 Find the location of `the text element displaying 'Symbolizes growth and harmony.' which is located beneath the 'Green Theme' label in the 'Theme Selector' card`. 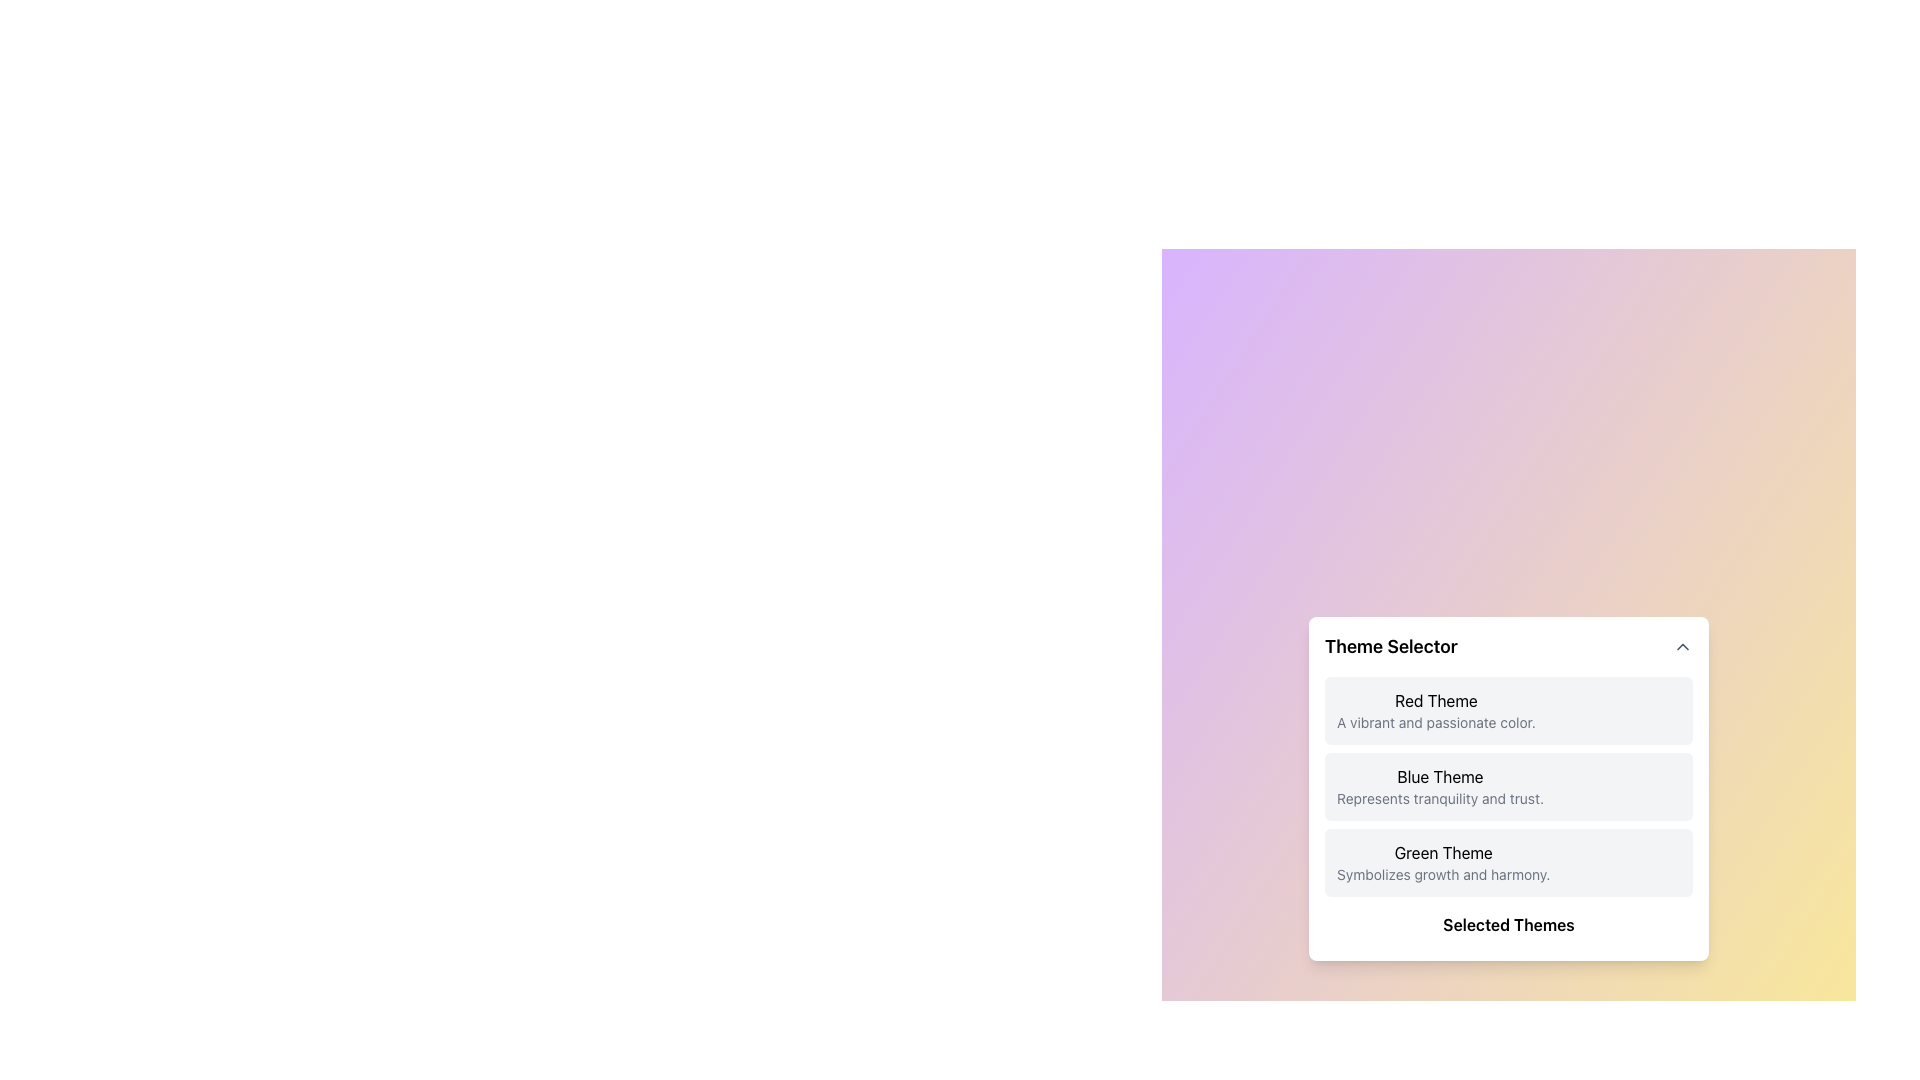

the text element displaying 'Symbolizes growth and harmony.' which is located beneath the 'Green Theme' label in the 'Theme Selector' card is located at coordinates (1443, 874).